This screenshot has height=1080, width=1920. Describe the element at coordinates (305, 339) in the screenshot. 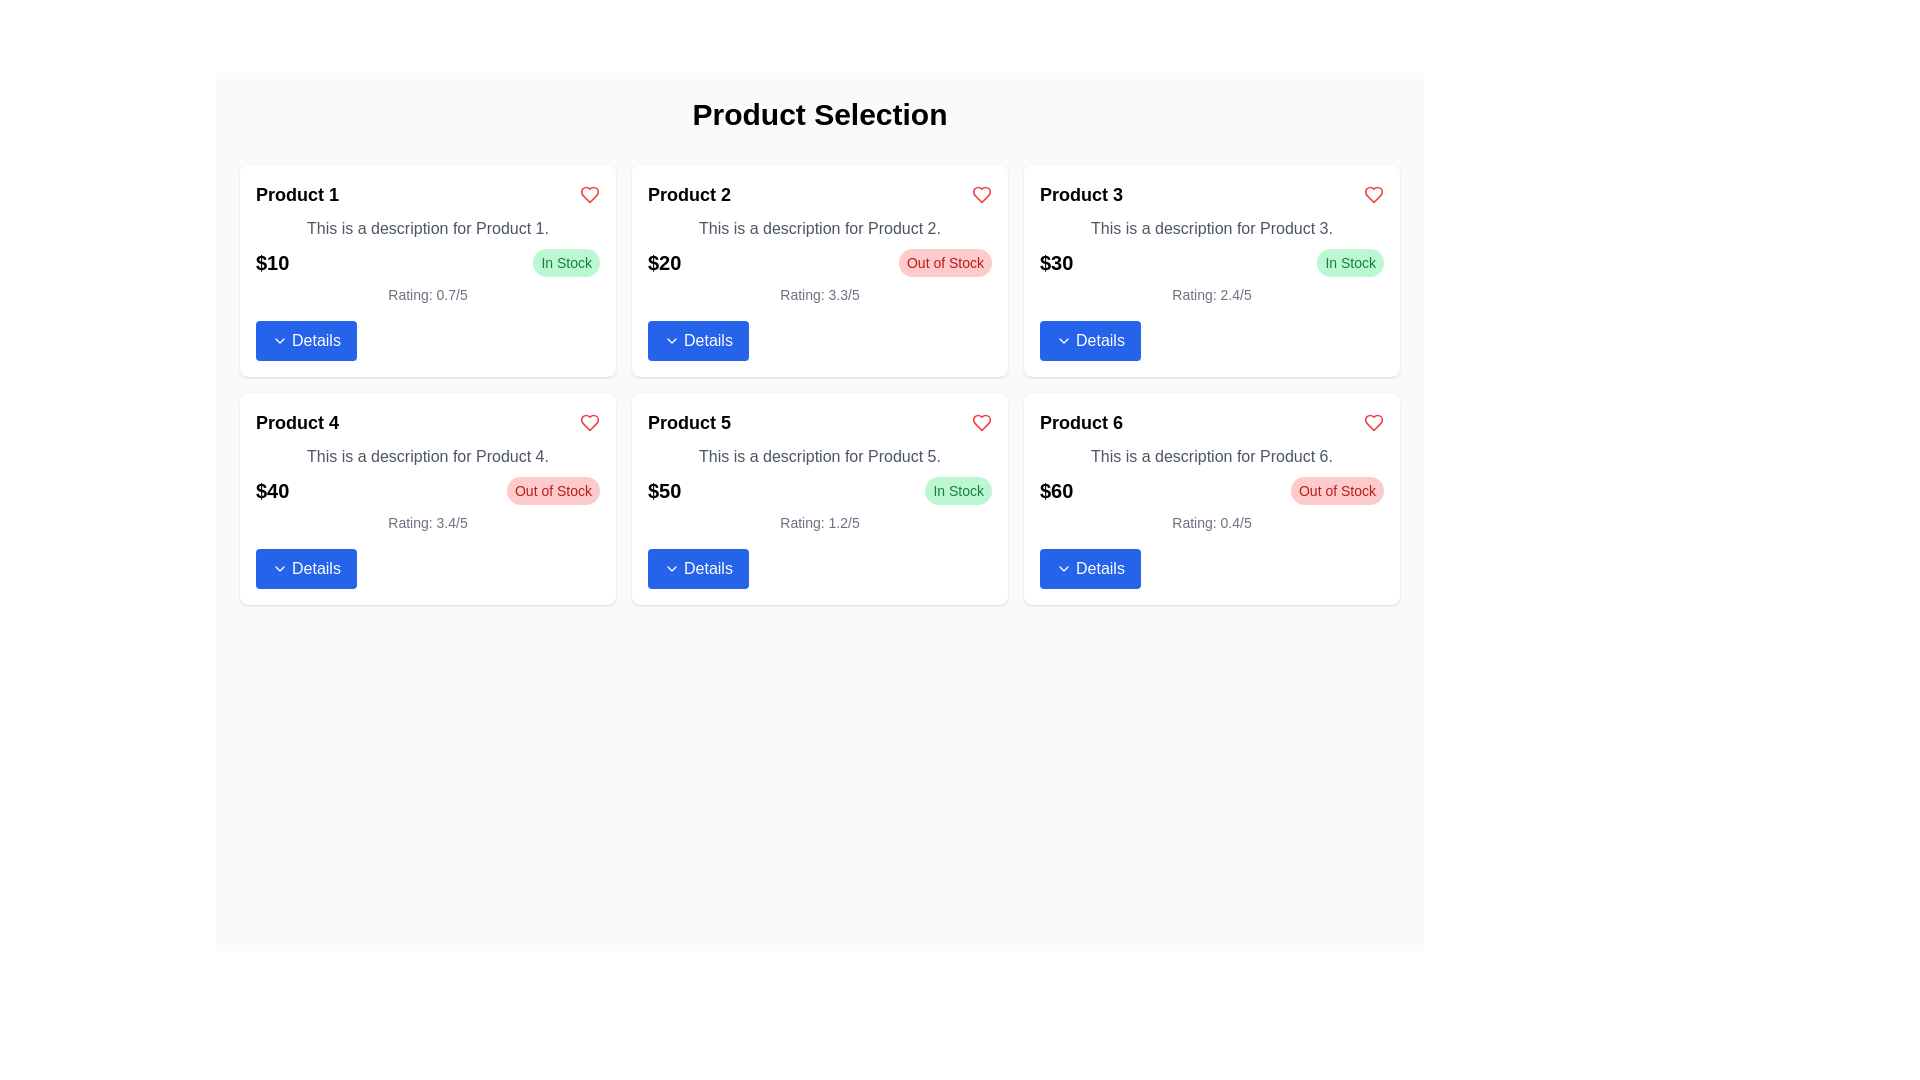

I see `the rectangular blue button labeled 'Details' with a downward arrow icon on the left side` at that location.